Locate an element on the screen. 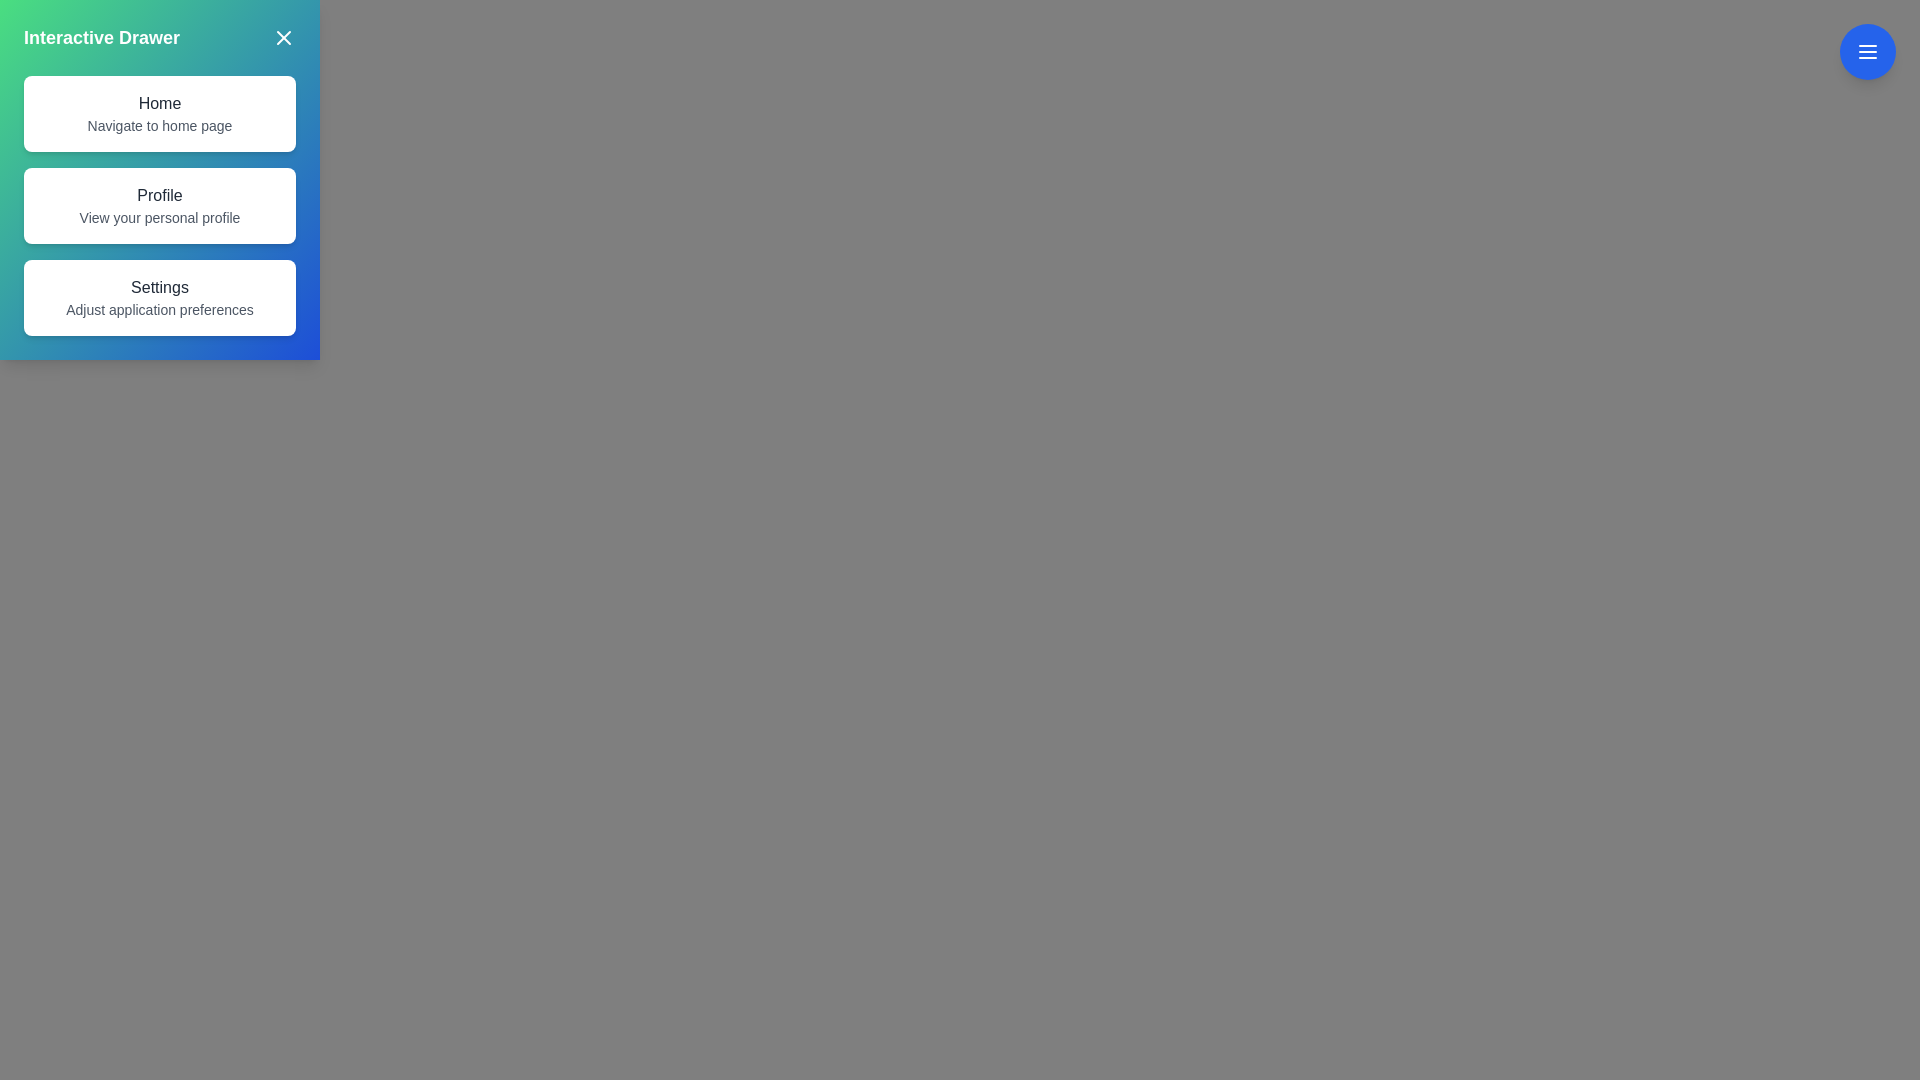 The height and width of the screenshot is (1080, 1920). the menu item button located in the navigation drawer, which is the first option under the title 'Interactive Drawer' is located at coordinates (158, 114).